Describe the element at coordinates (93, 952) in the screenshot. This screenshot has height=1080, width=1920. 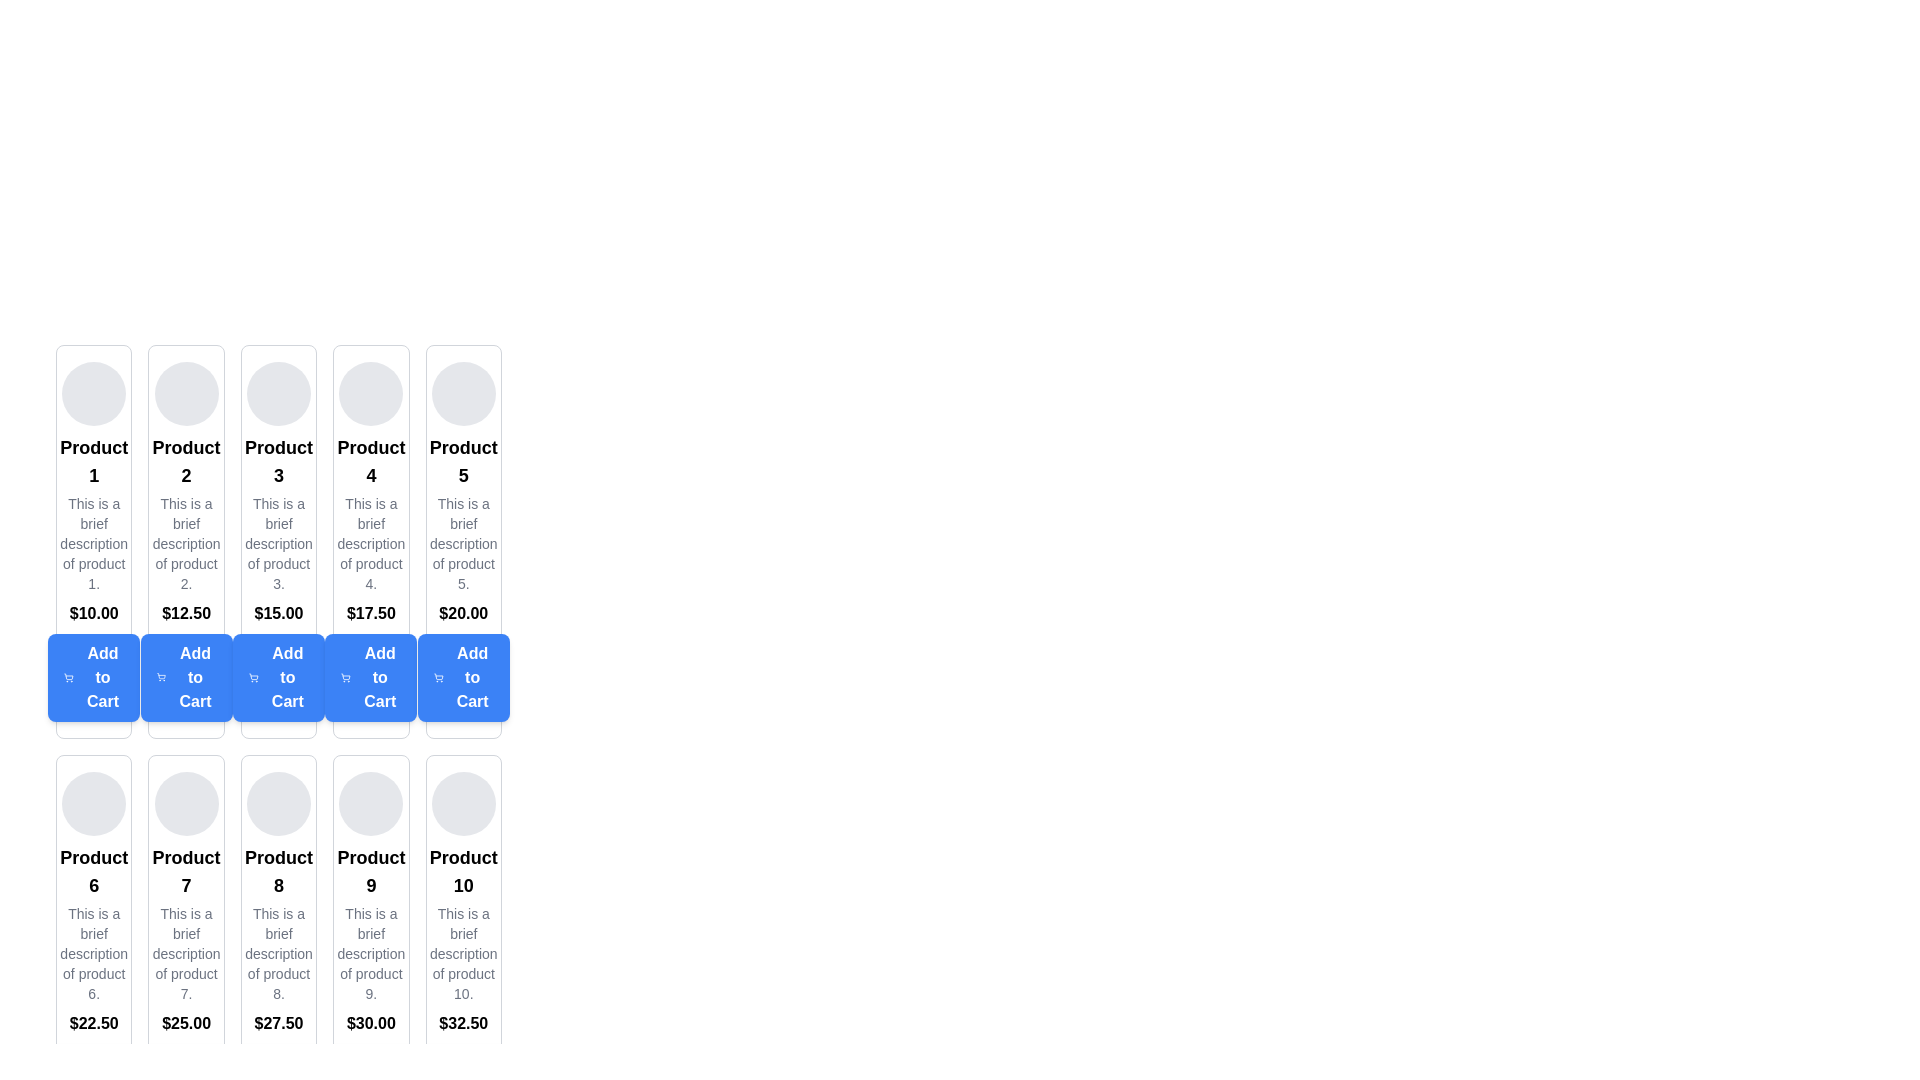
I see `the Text label that provides a brief description of the product within the sixth product card, located beneath 'Product 6' and above the price '$22.50'` at that location.